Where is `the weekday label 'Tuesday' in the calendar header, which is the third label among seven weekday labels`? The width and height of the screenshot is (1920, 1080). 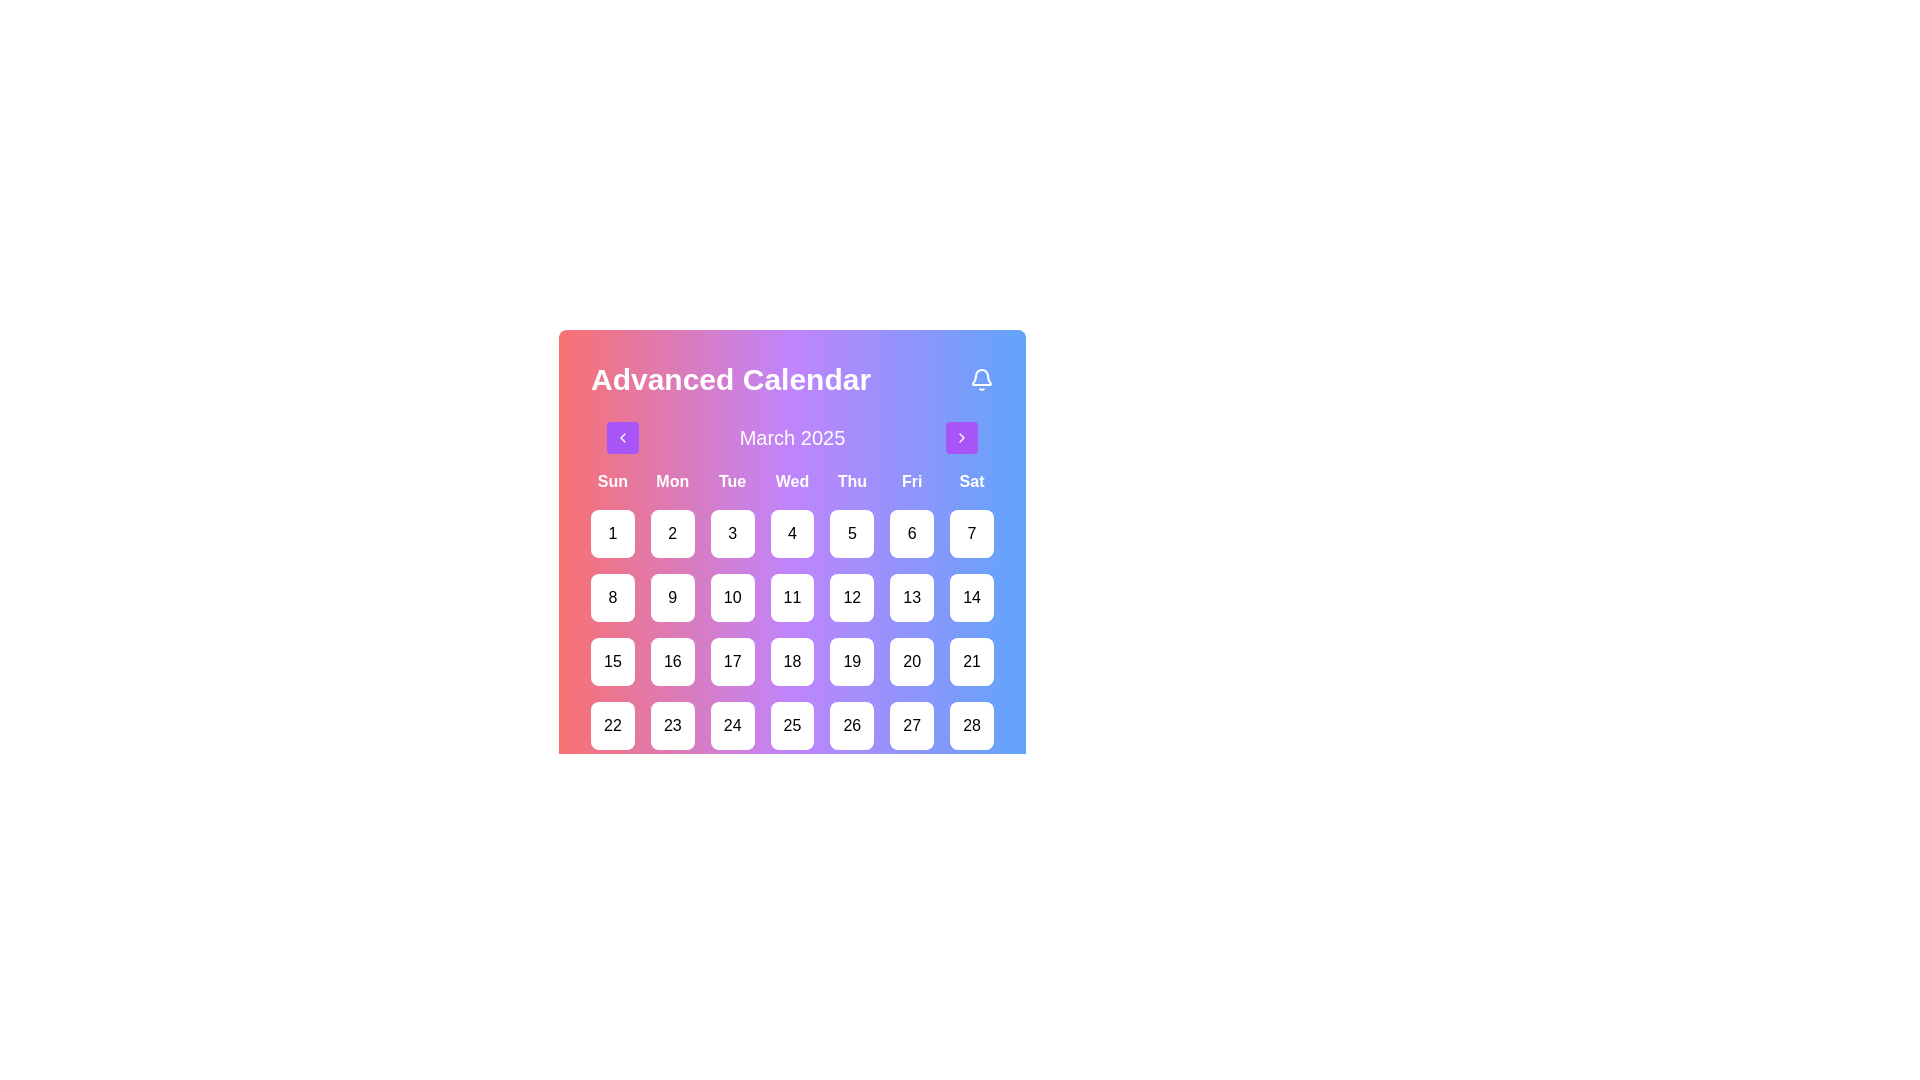
the weekday label 'Tuesday' in the calendar header, which is the third label among seven weekday labels is located at coordinates (731, 482).